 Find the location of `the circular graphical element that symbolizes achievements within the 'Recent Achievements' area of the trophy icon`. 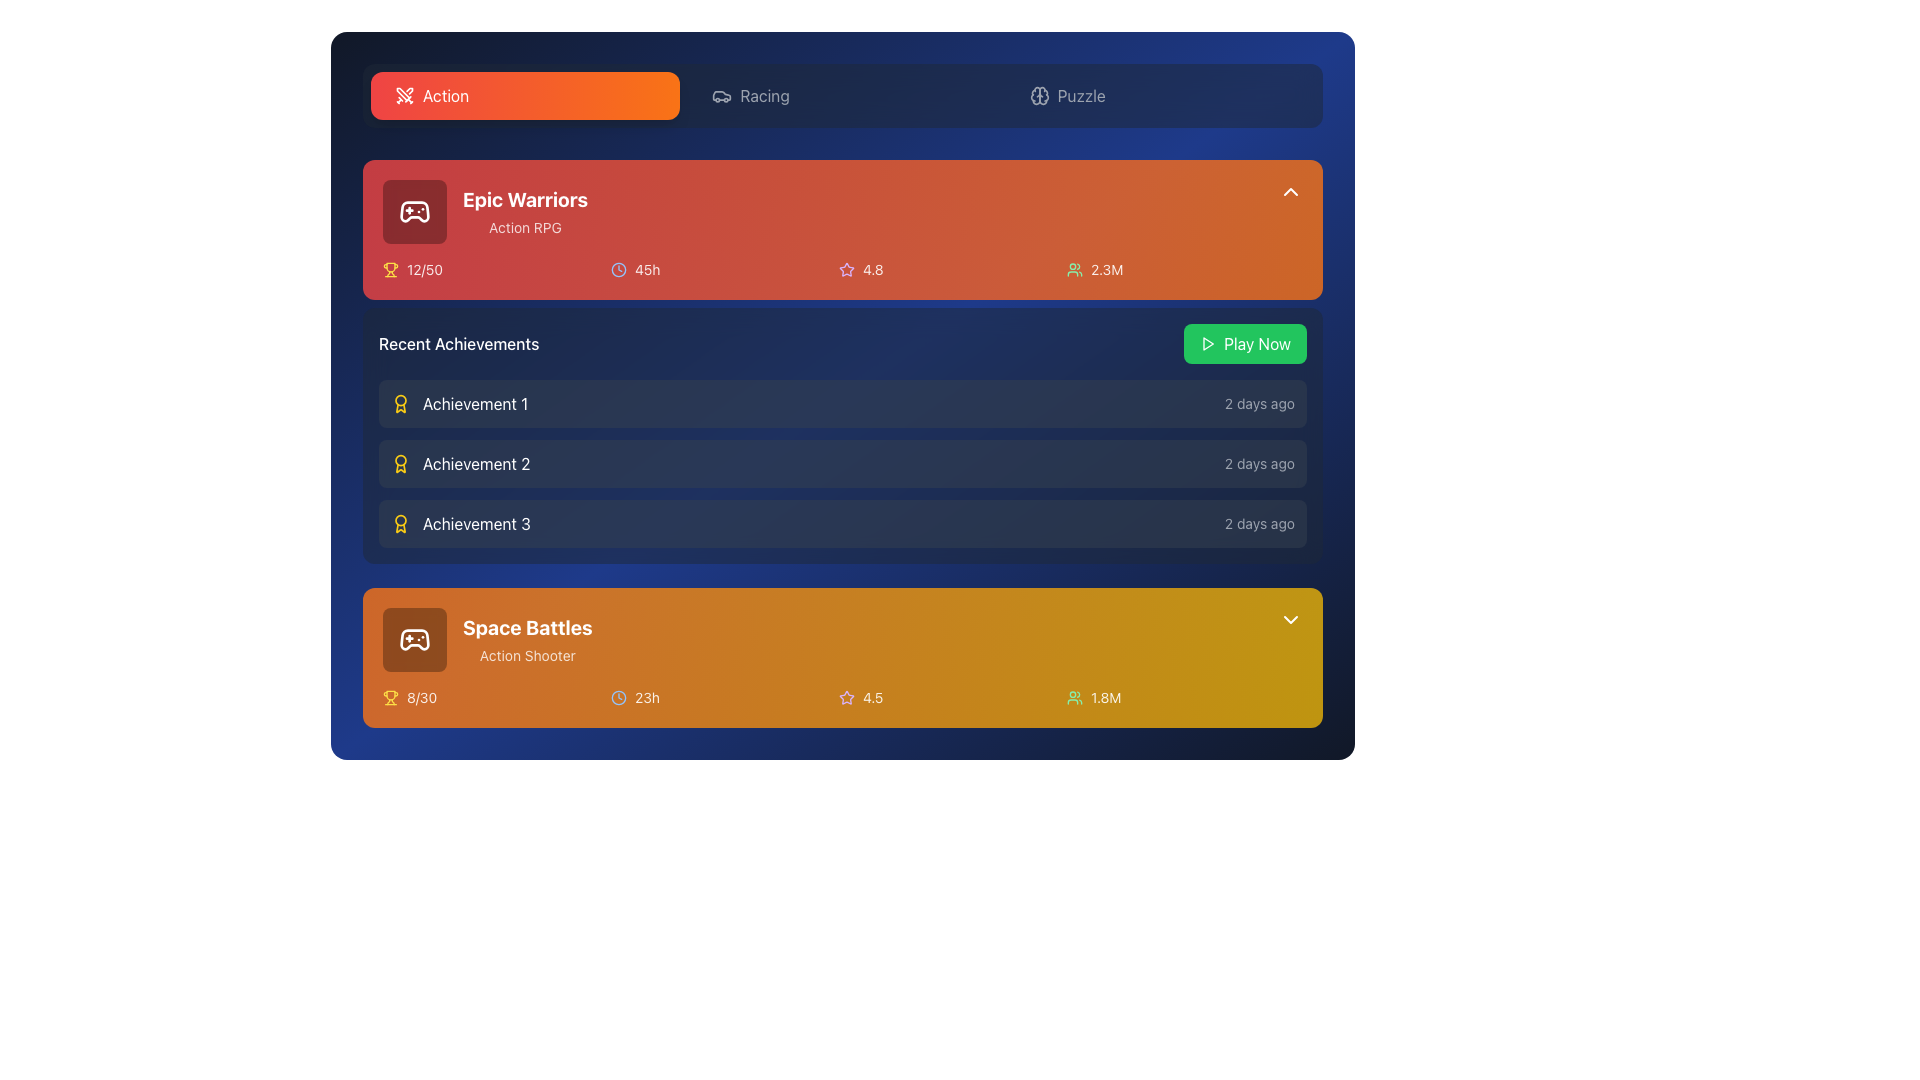

the circular graphical element that symbolizes achievements within the 'Recent Achievements' area of the trophy icon is located at coordinates (400, 519).